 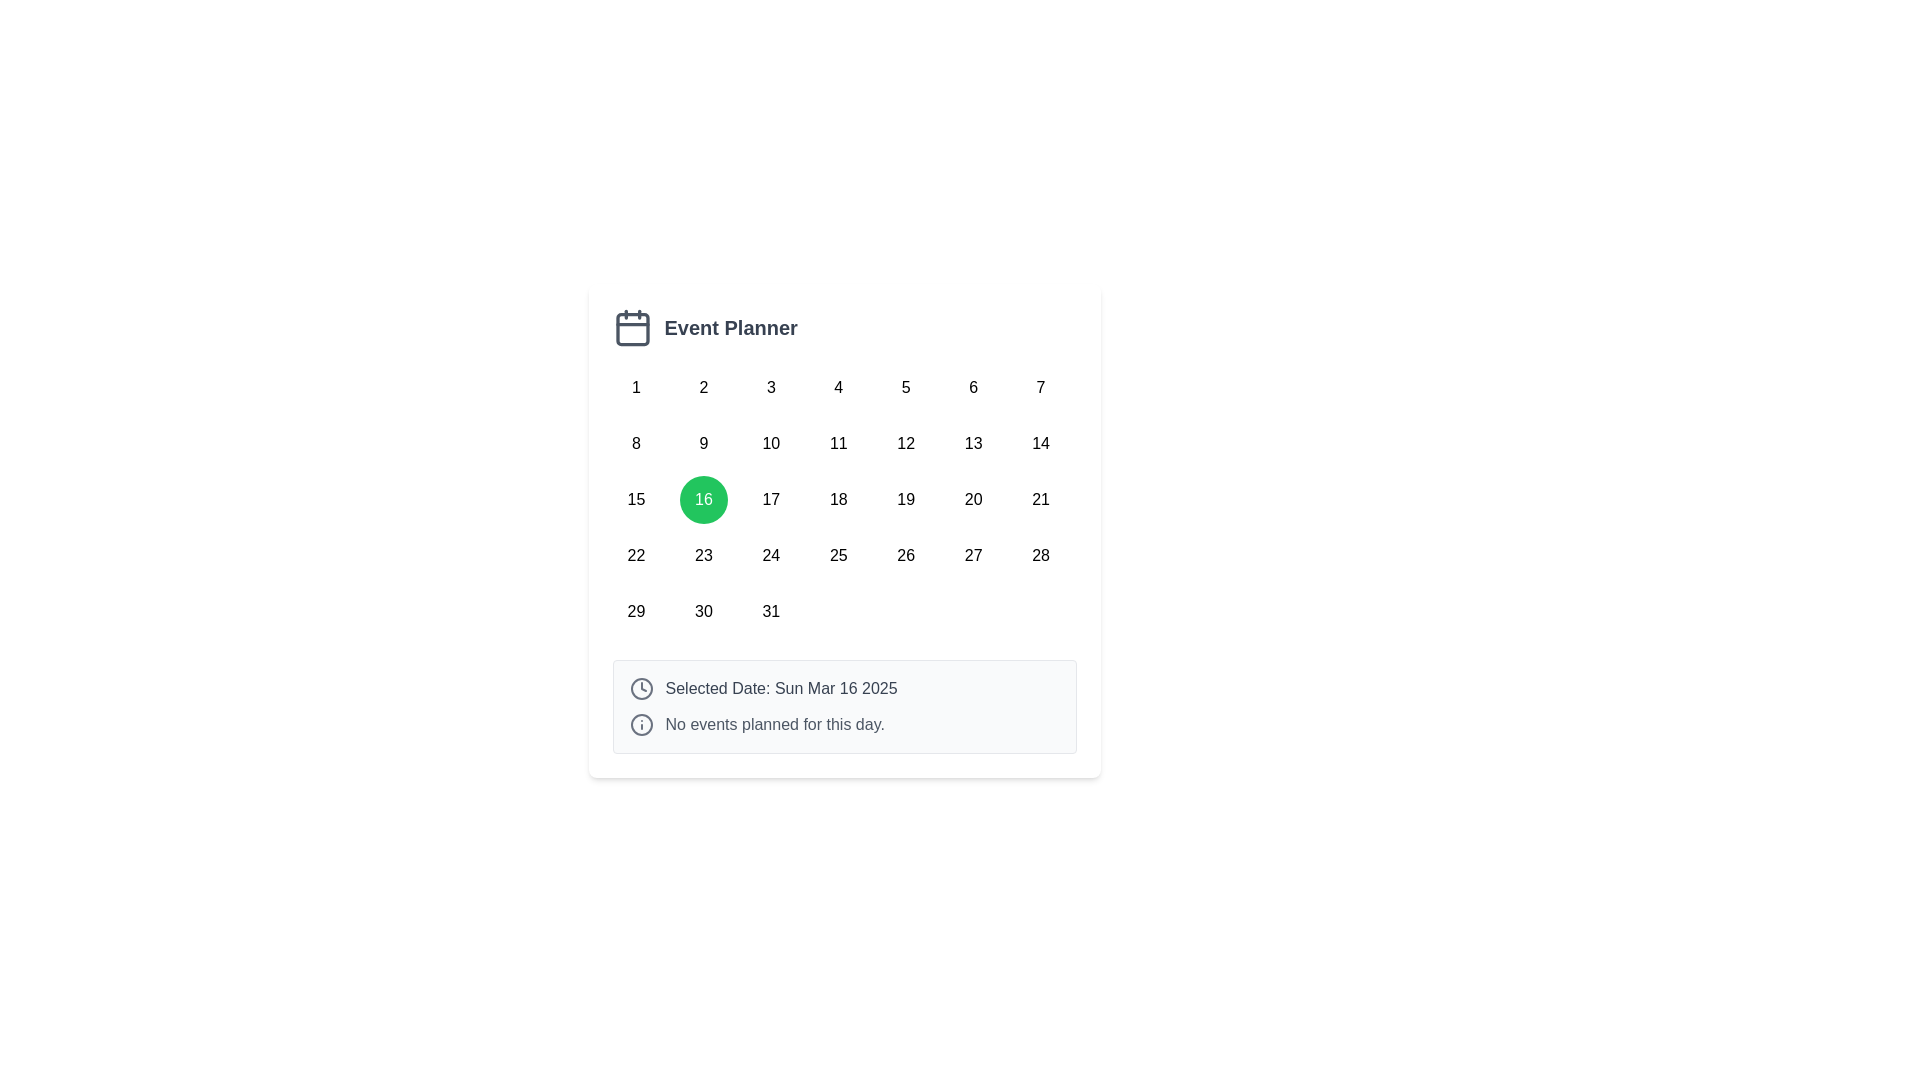 What do you see at coordinates (703, 442) in the screenshot?
I see `the calendar date button located in the second row and second column of the calendar grid` at bounding box center [703, 442].